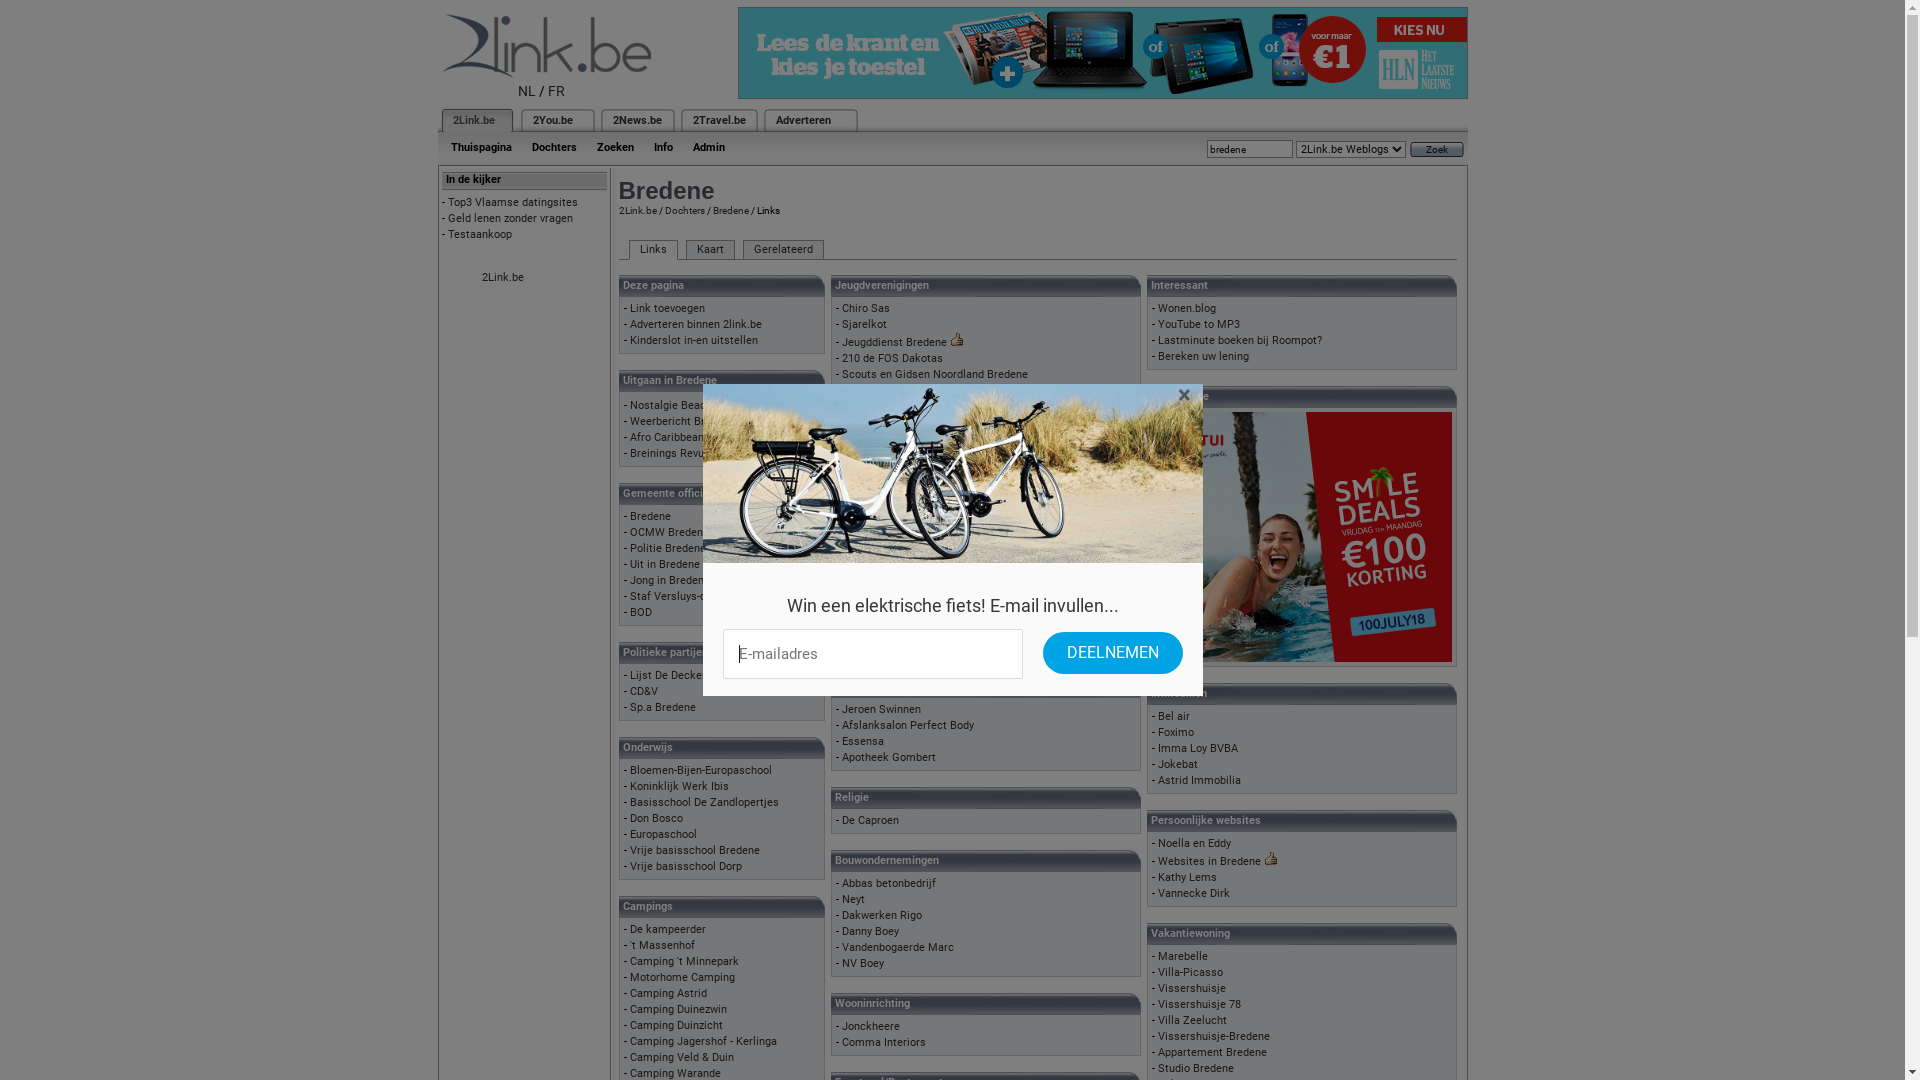  What do you see at coordinates (863, 962) in the screenshot?
I see `'NV Boey'` at bounding box center [863, 962].